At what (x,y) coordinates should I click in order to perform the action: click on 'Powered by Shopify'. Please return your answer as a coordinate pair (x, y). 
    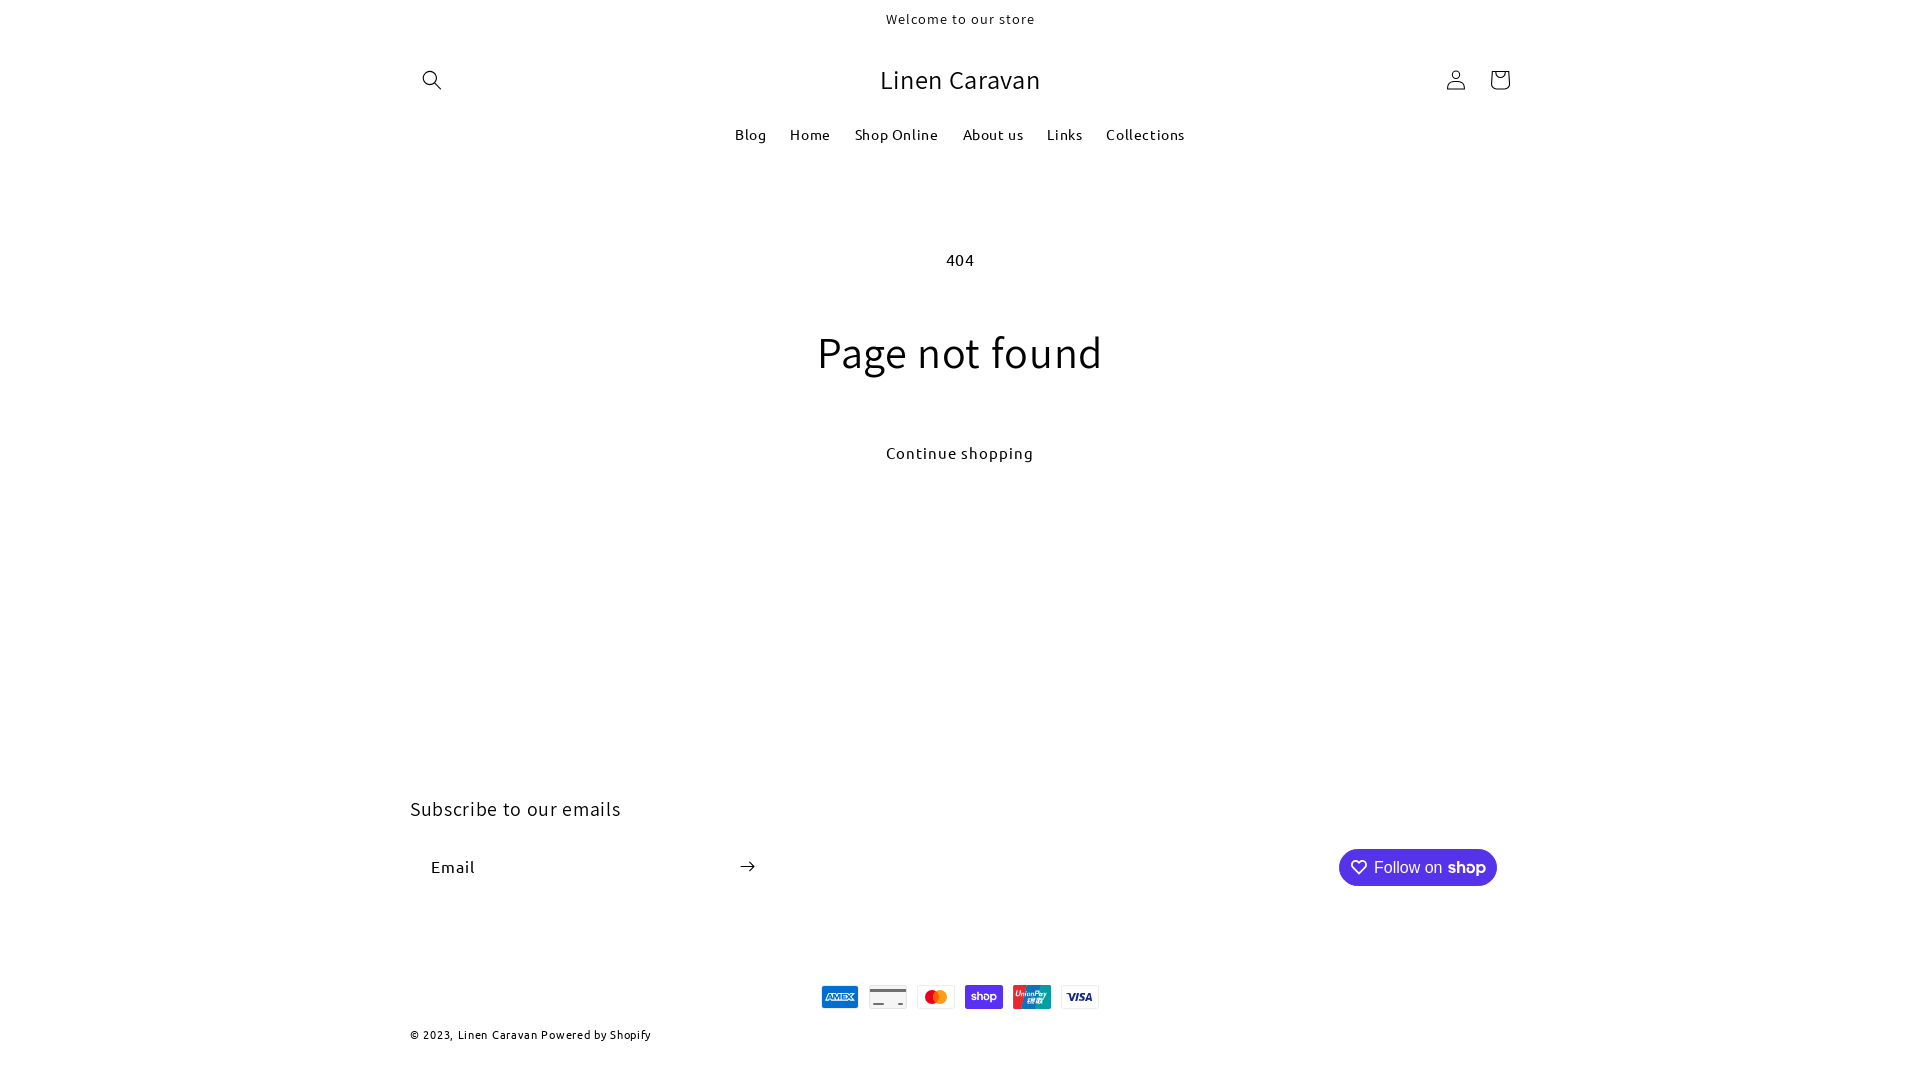
    Looking at the image, I should click on (594, 1033).